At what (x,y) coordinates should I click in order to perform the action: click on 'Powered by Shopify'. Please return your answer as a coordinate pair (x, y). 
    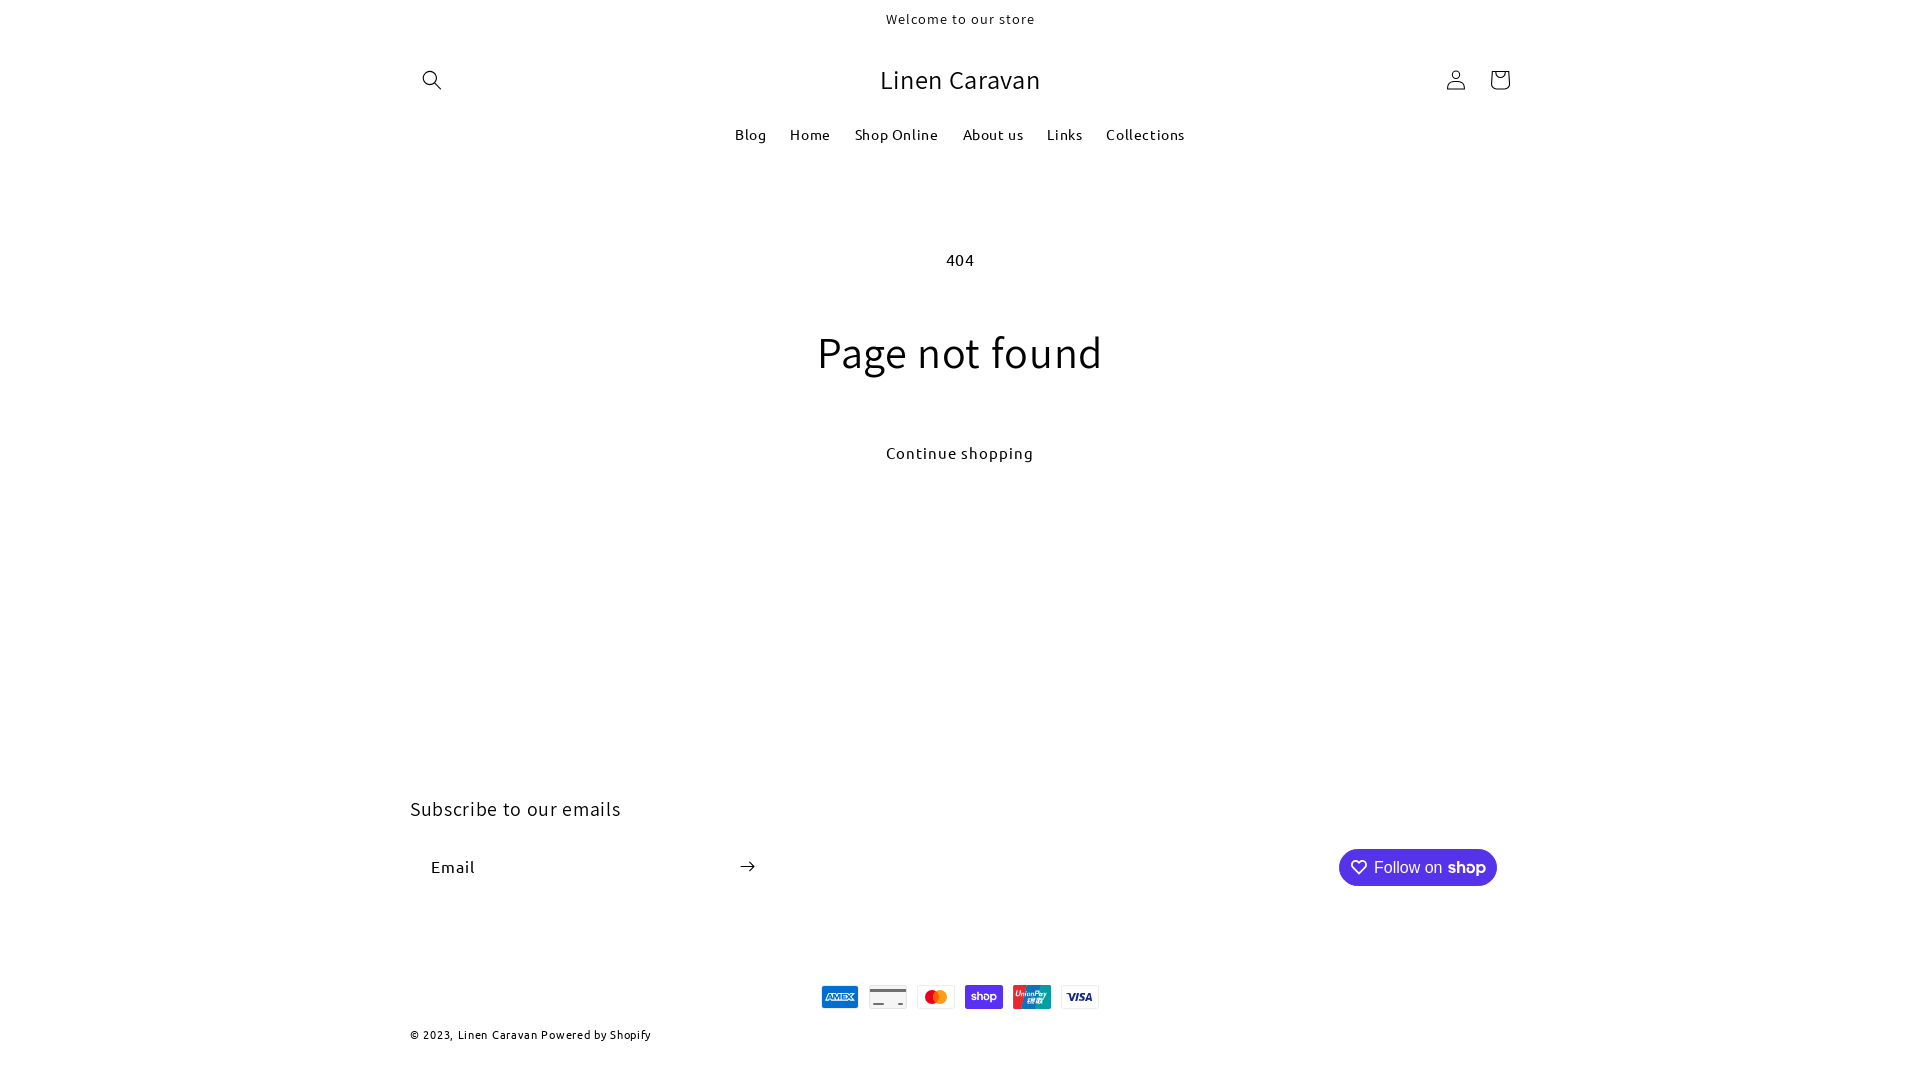
    Looking at the image, I should click on (594, 1033).